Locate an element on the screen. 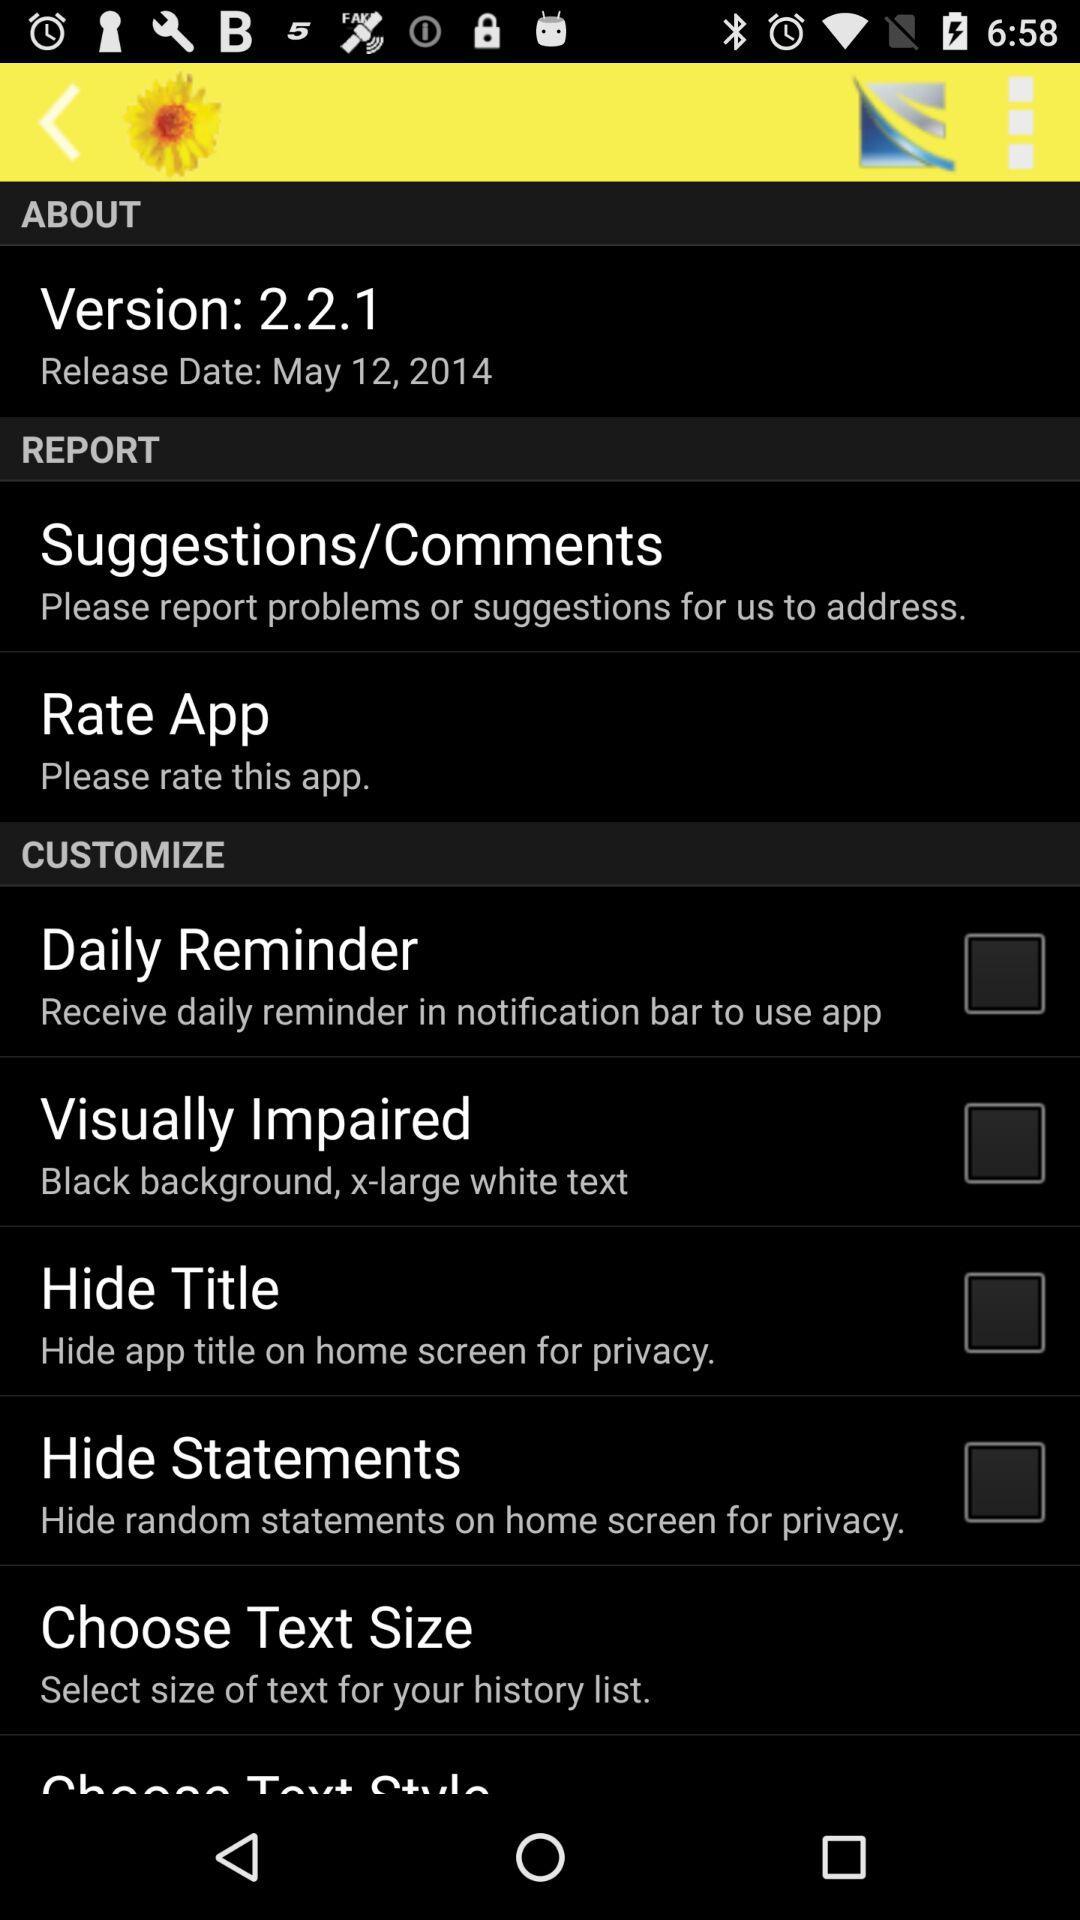  app below choose text size app is located at coordinates (344, 1687).